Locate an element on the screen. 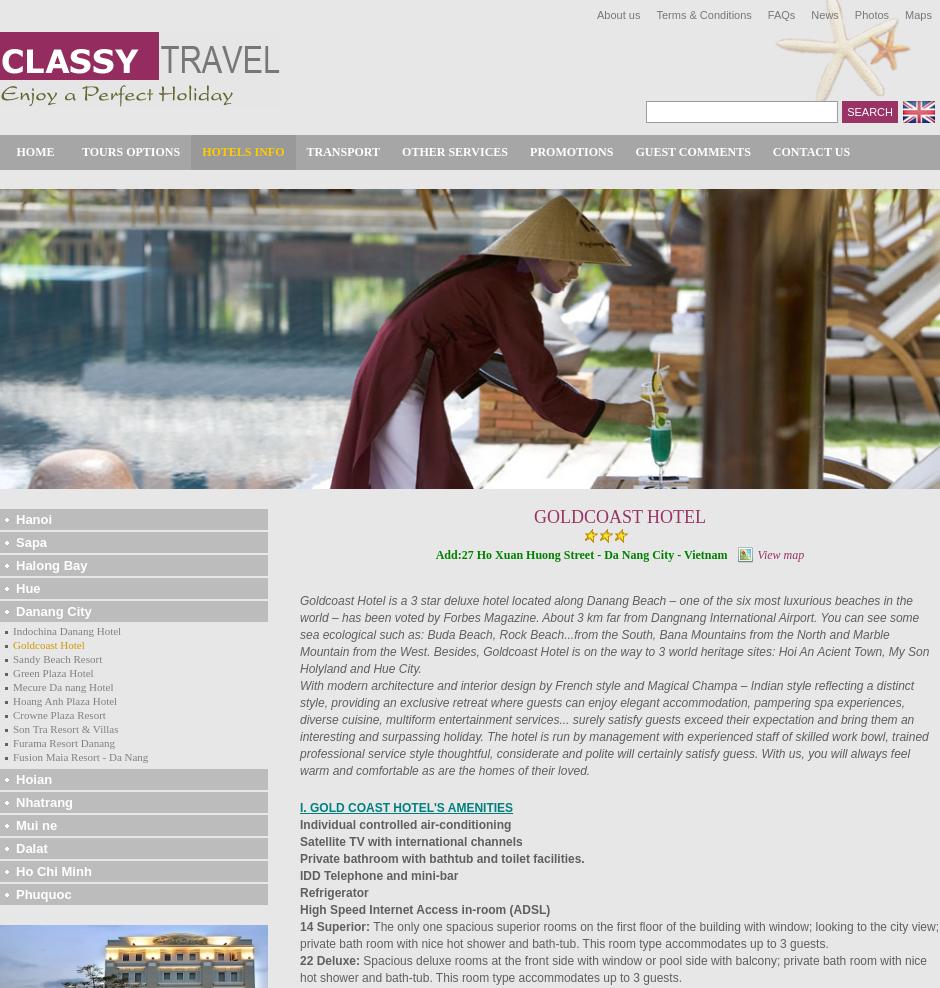 The image size is (940, 988). 'Tours Options' is located at coordinates (130, 150).